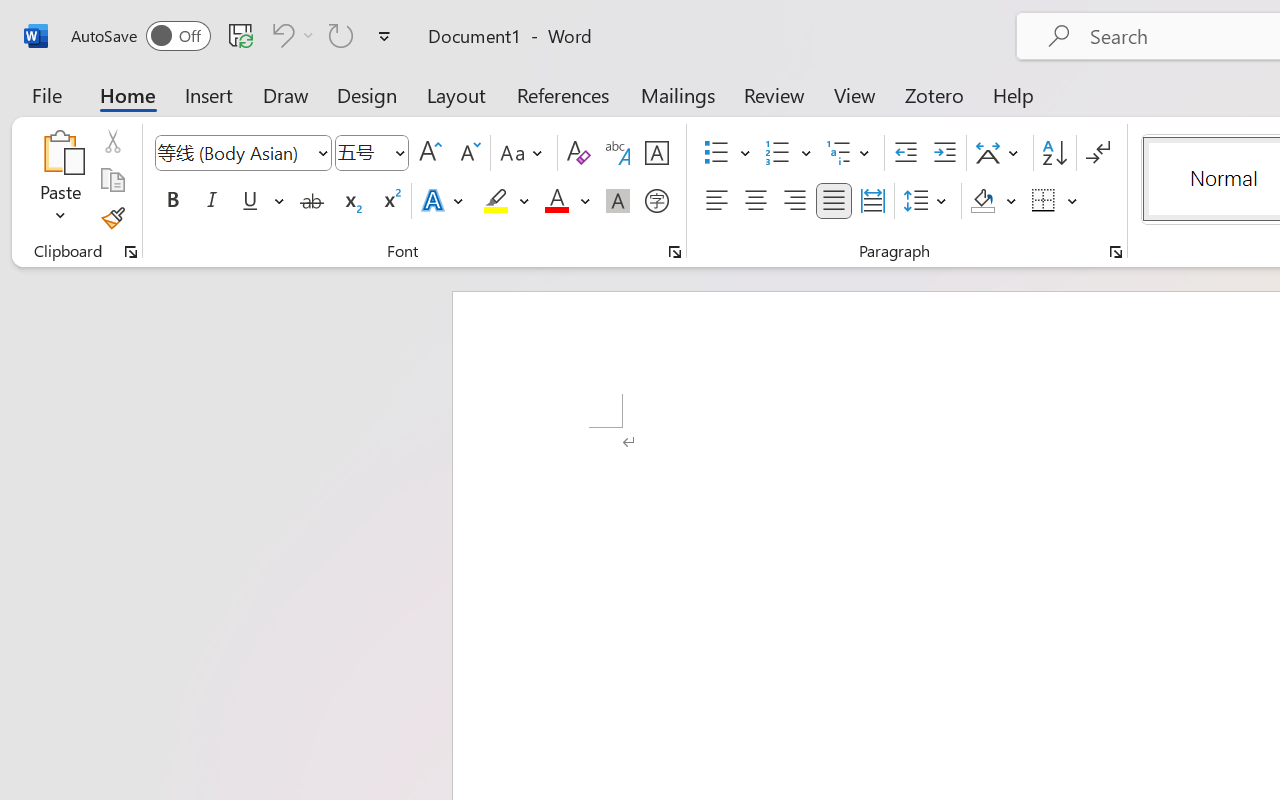 This screenshot has width=1280, height=800. Describe the element at coordinates (279, 34) in the screenshot. I see `'Can'` at that location.